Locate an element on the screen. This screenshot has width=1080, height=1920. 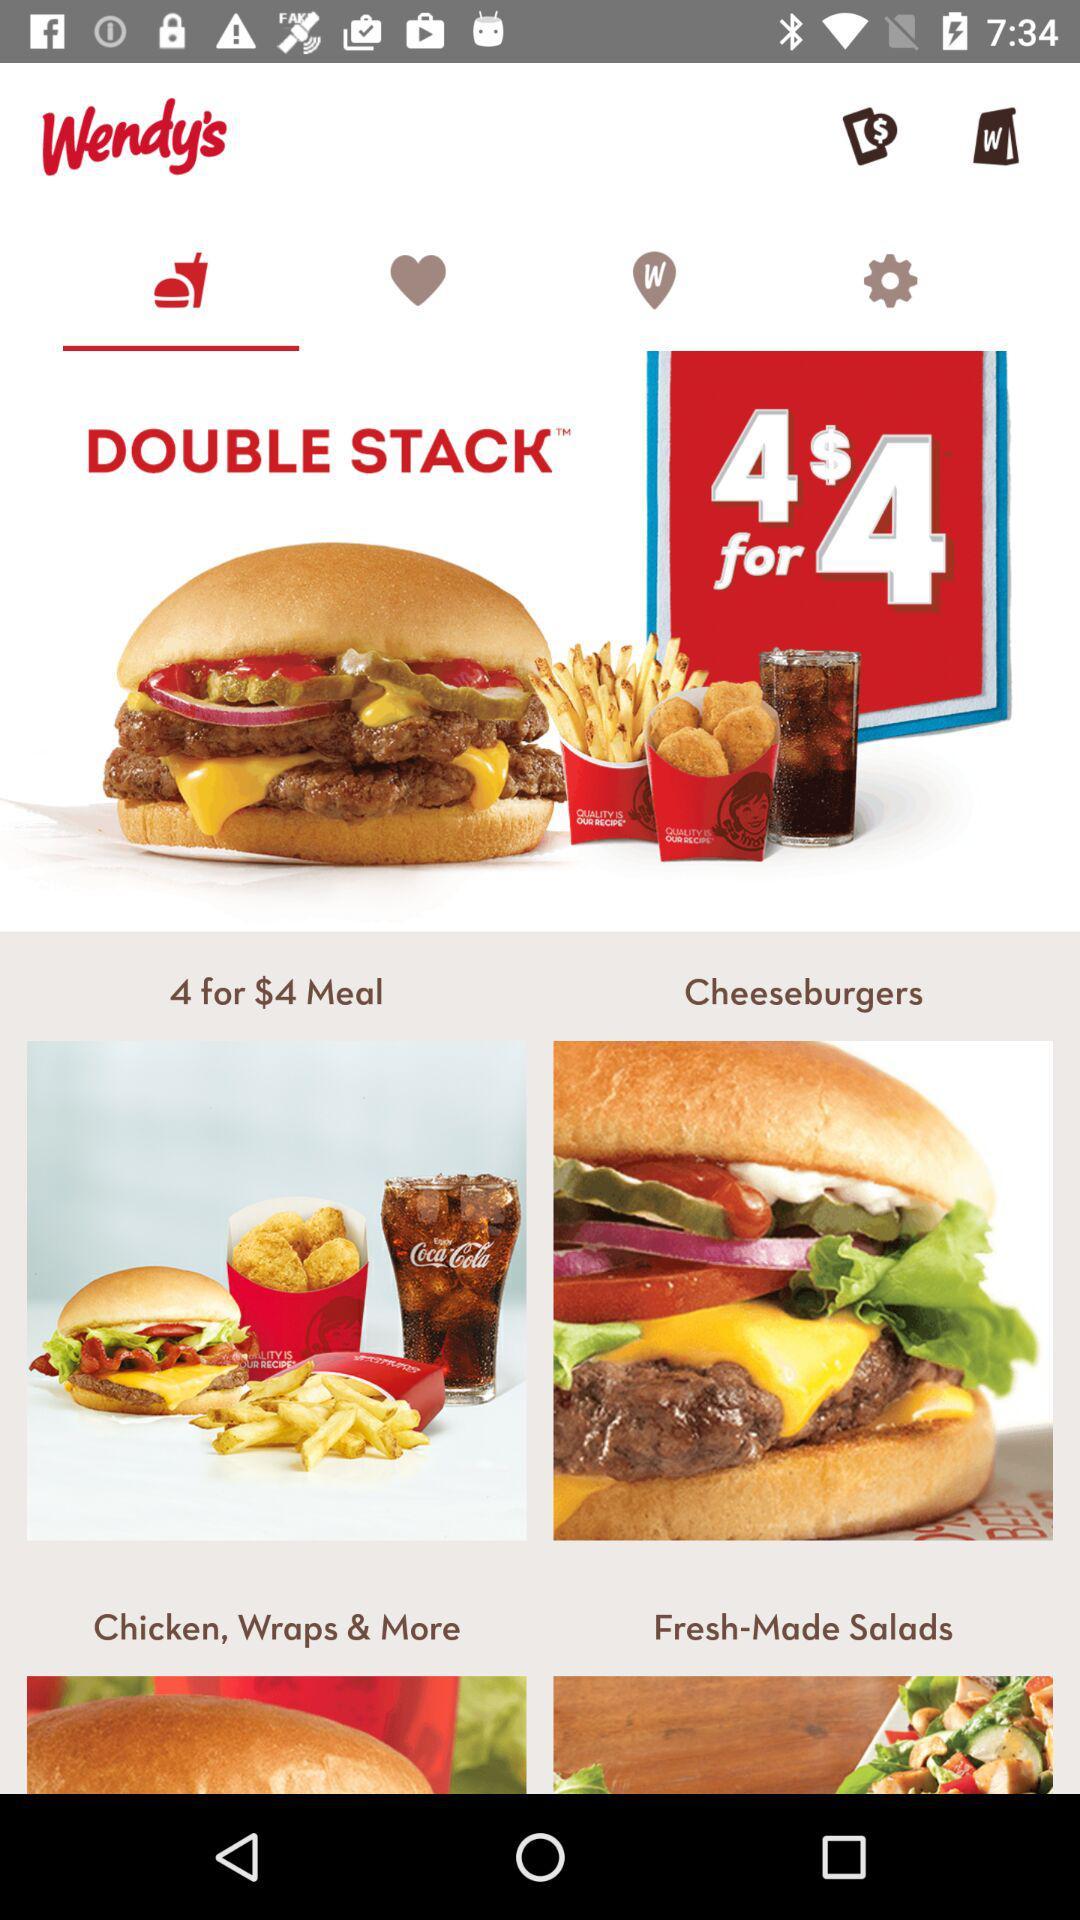
the heart icon which is above the double stack image is located at coordinates (416, 279).